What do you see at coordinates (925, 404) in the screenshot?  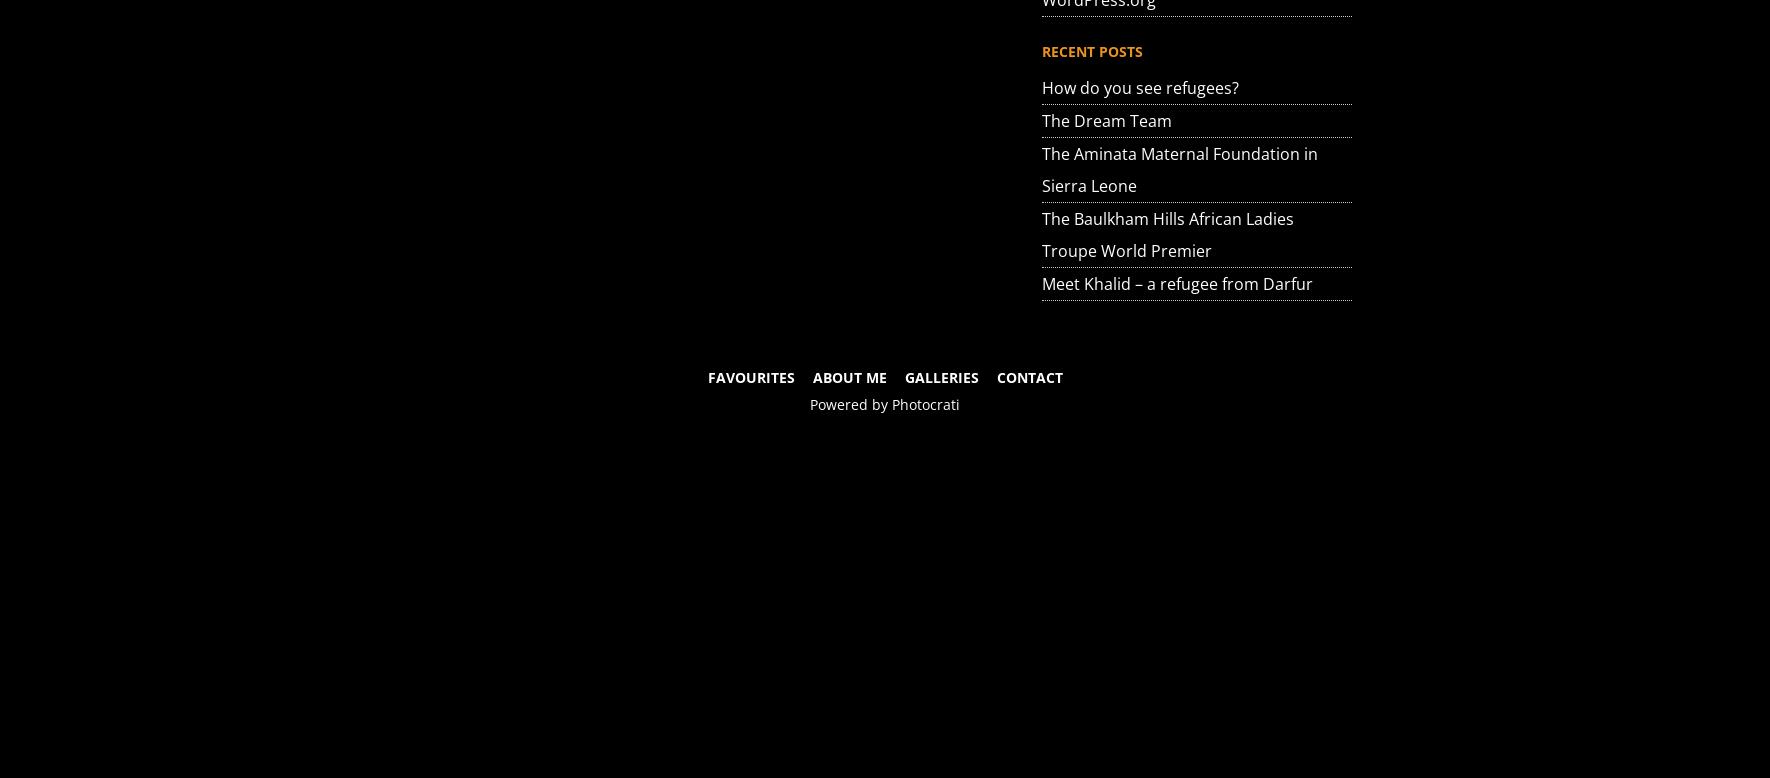 I see `'Photocrati'` at bounding box center [925, 404].